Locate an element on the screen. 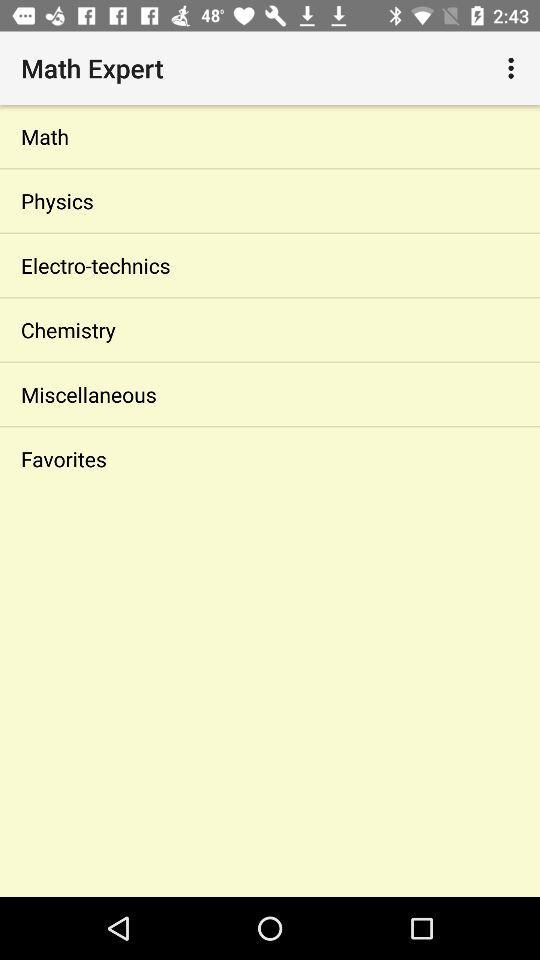 This screenshot has height=960, width=540. miscellaneous app is located at coordinates (270, 393).